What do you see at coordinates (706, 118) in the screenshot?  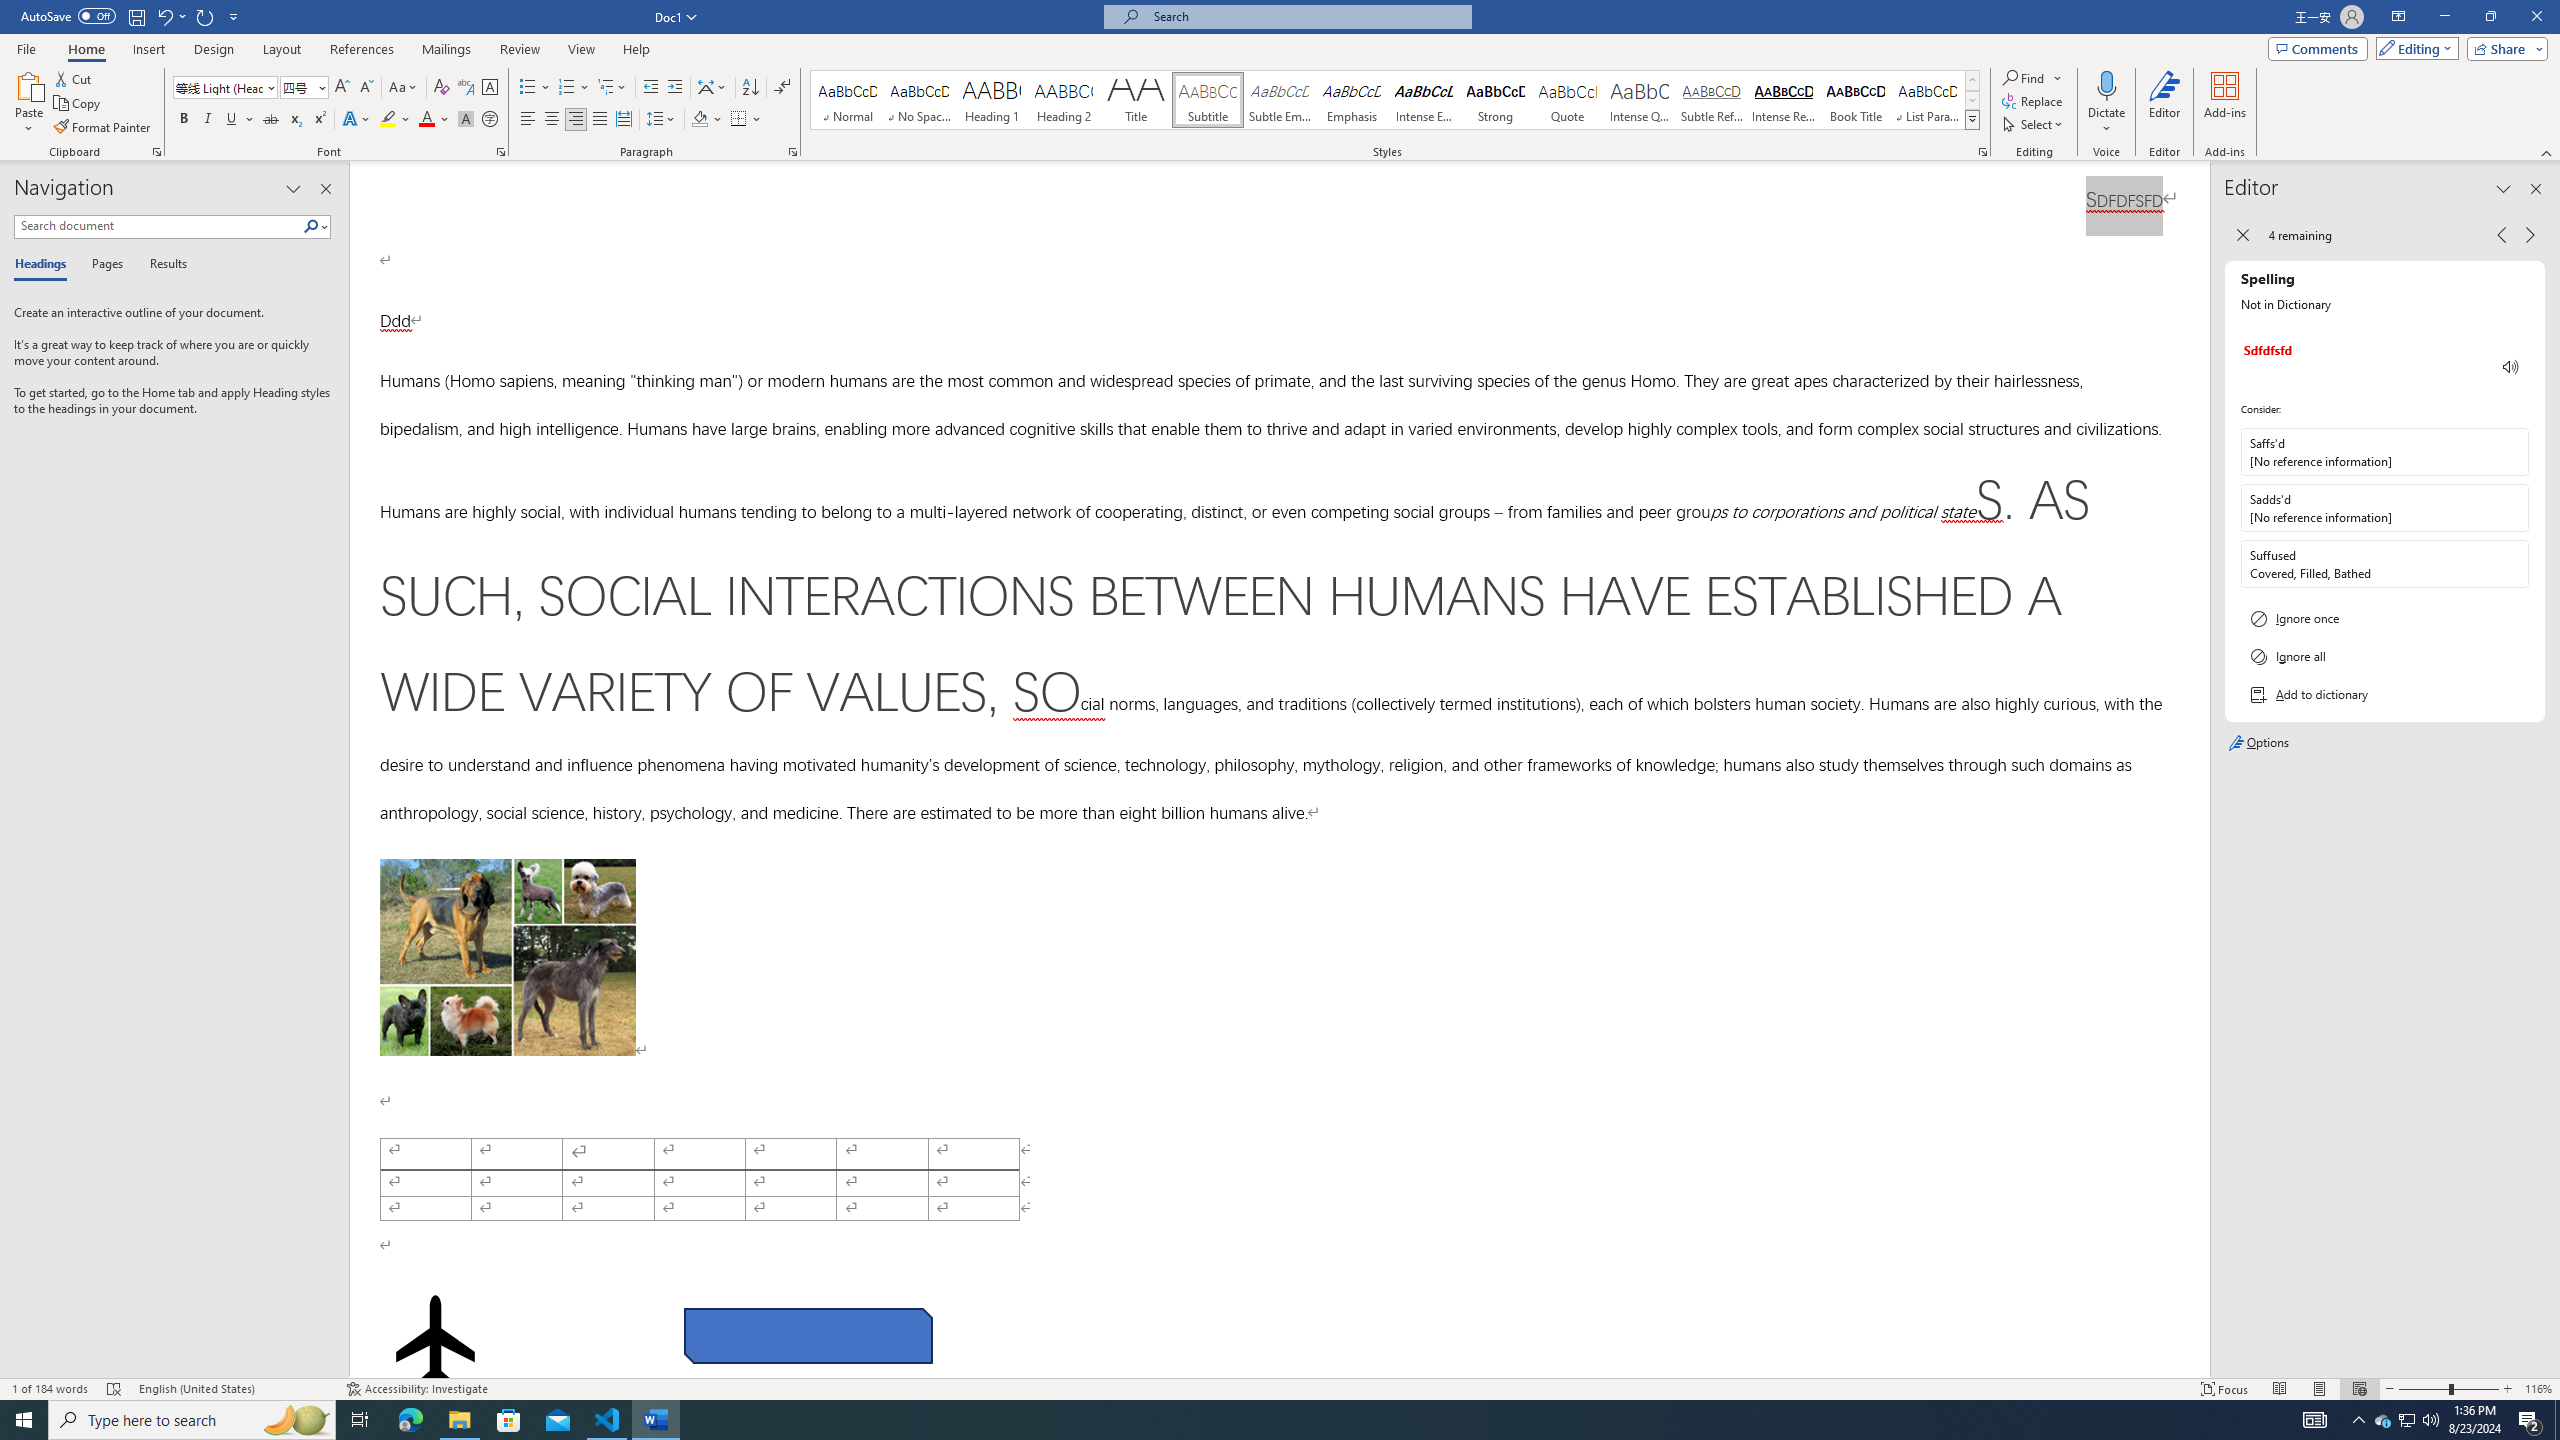 I see `'Shading'` at bounding box center [706, 118].